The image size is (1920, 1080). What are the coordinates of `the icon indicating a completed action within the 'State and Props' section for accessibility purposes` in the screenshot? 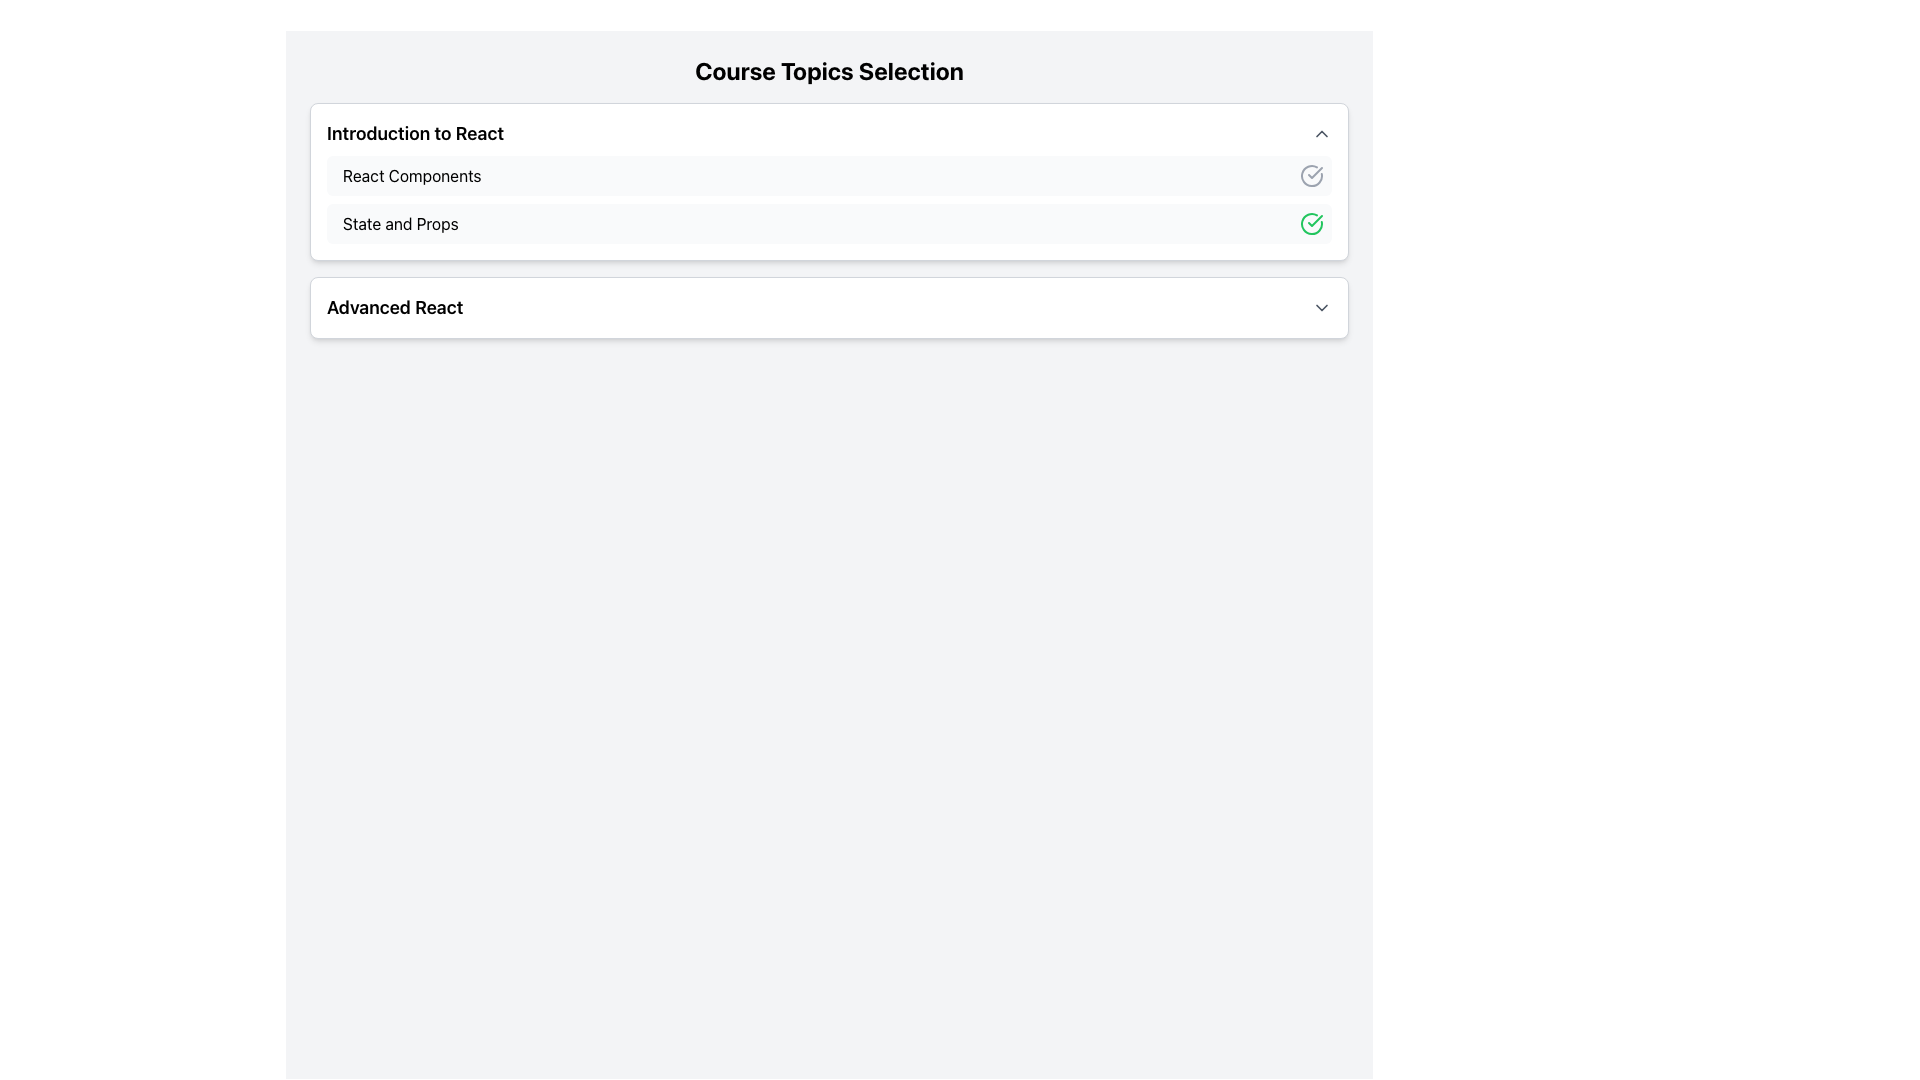 It's located at (1311, 223).